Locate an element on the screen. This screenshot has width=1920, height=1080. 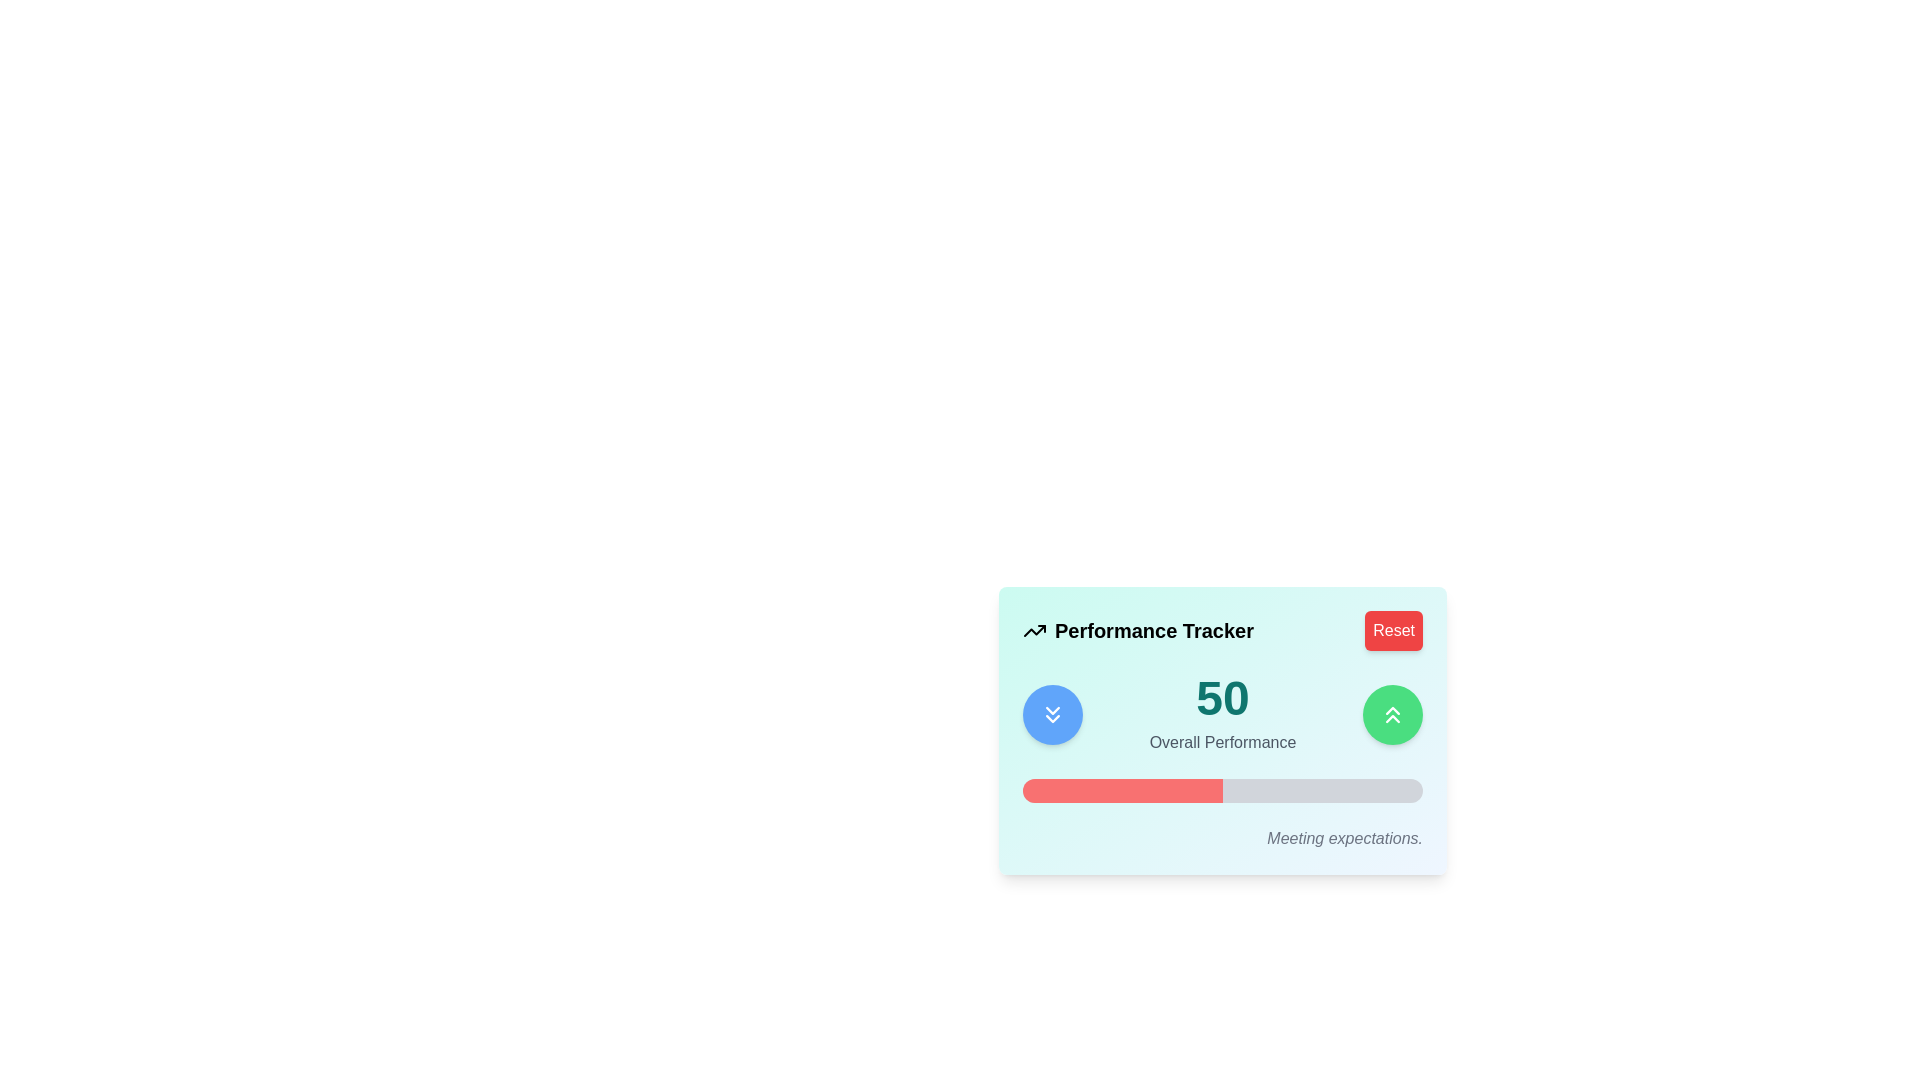
the circular green button with white text and upward arrows icon located at the bottom-right corner of the performance tracker is located at coordinates (1391, 713).